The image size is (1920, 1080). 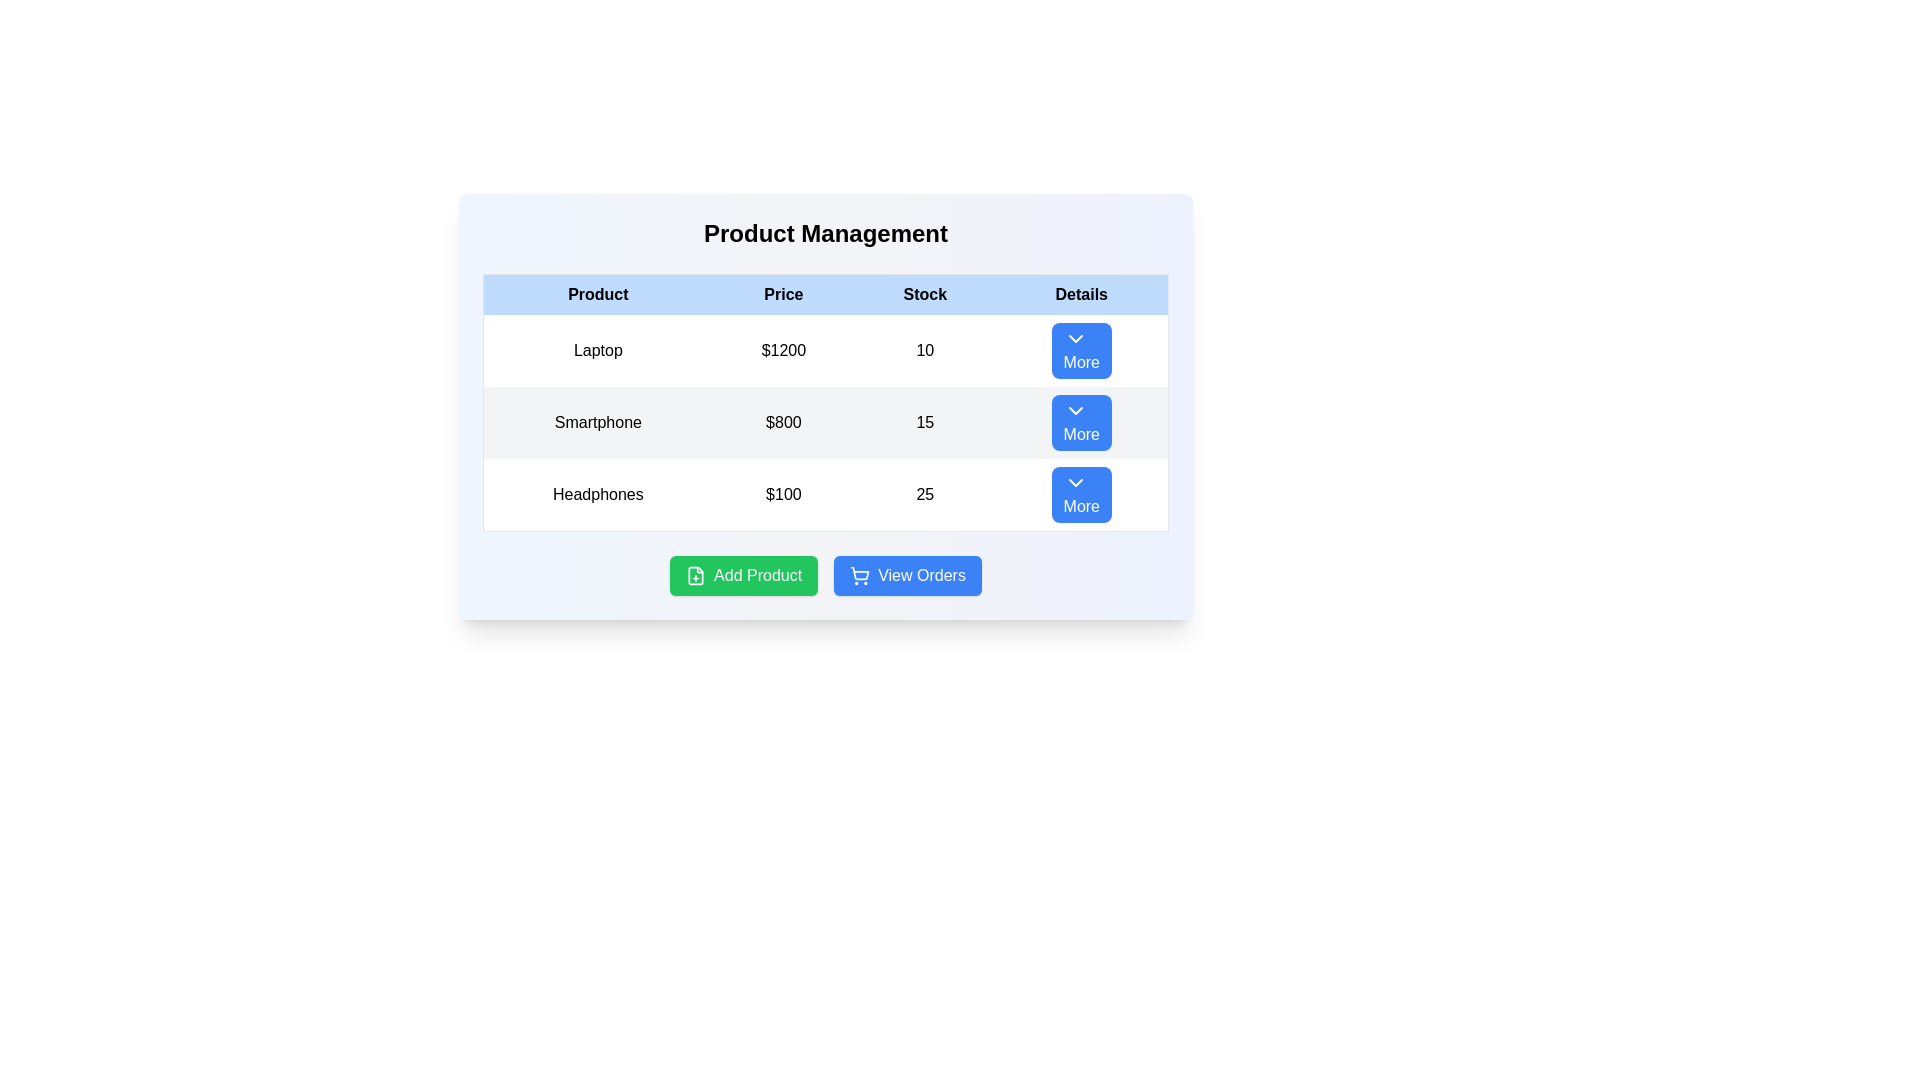 I want to click on the Static Text element displaying 'Smartphone' in the 'Product' column of the second row in the table, so click(x=597, y=422).